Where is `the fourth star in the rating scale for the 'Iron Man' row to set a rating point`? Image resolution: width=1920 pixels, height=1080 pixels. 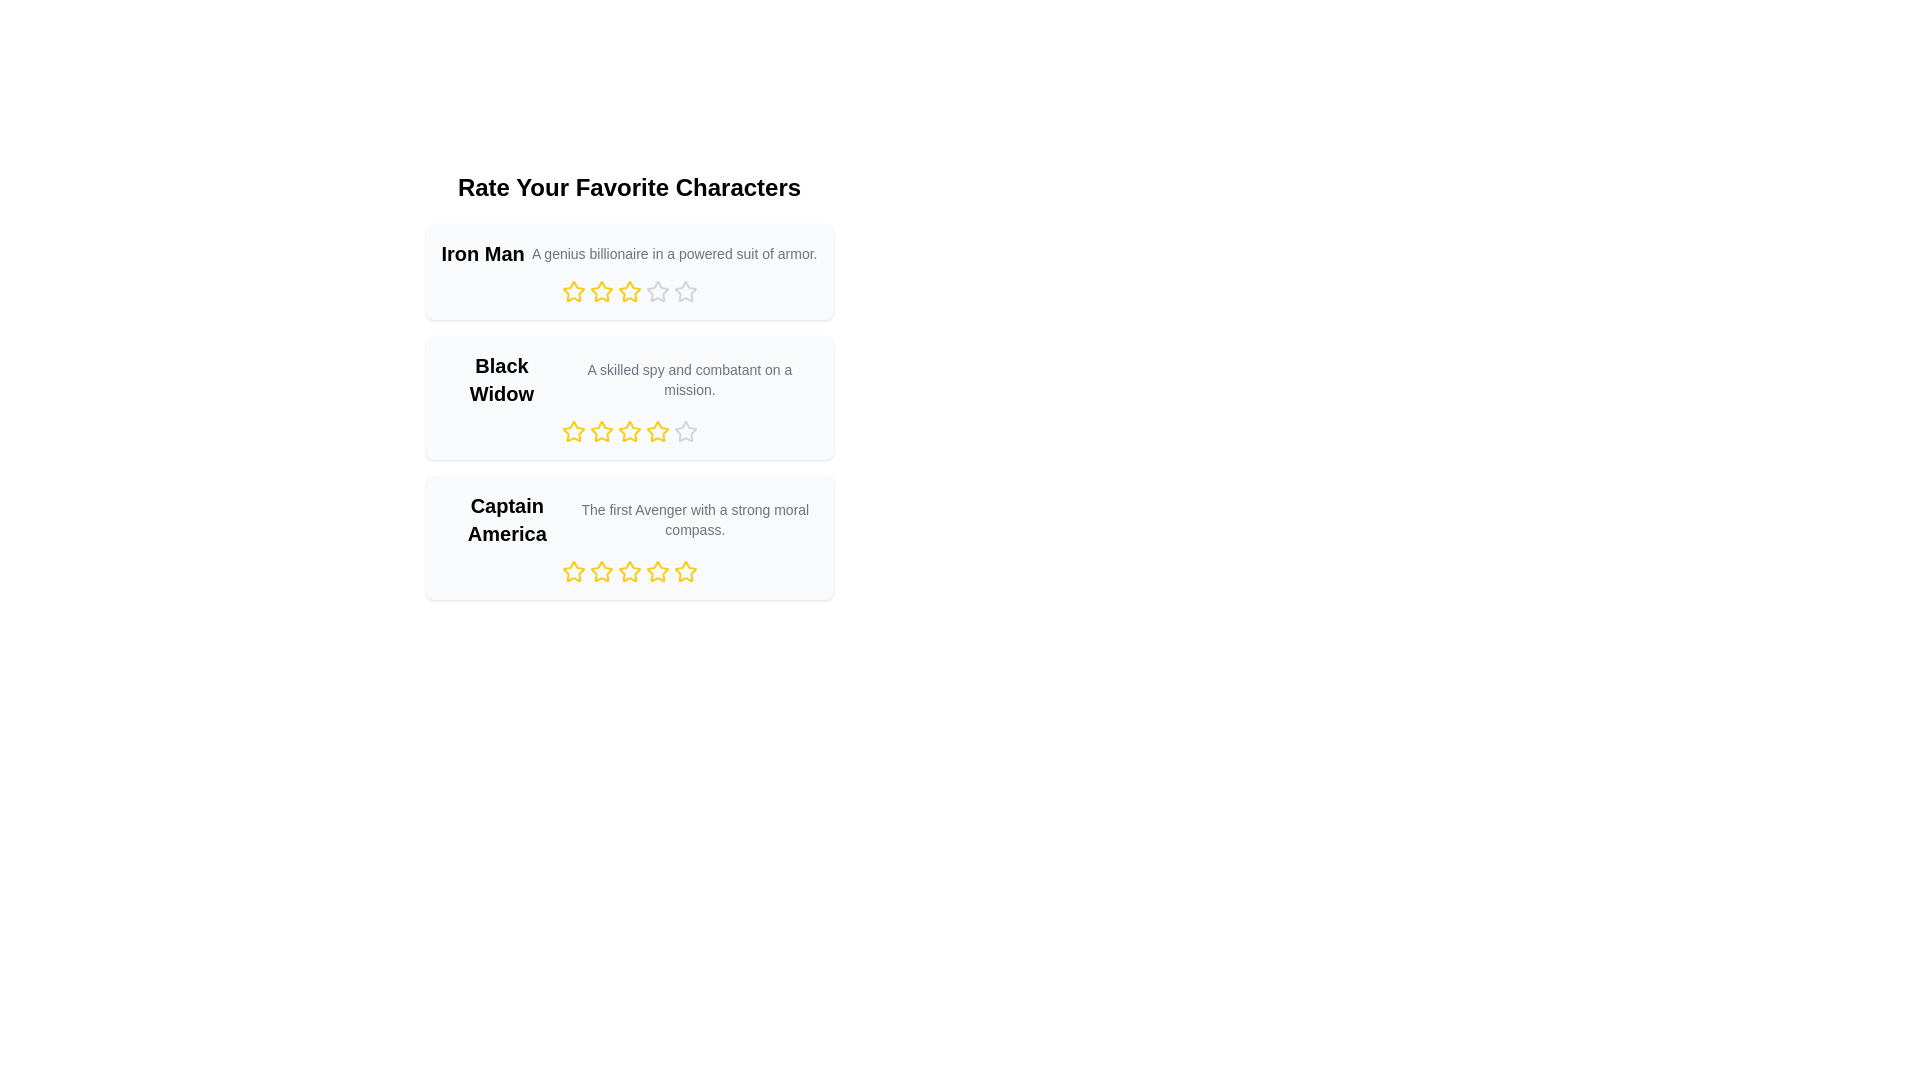 the fourth star in the rating scale for the 'Iron Man' row to set a rating point is located at coordinates (657, 292).